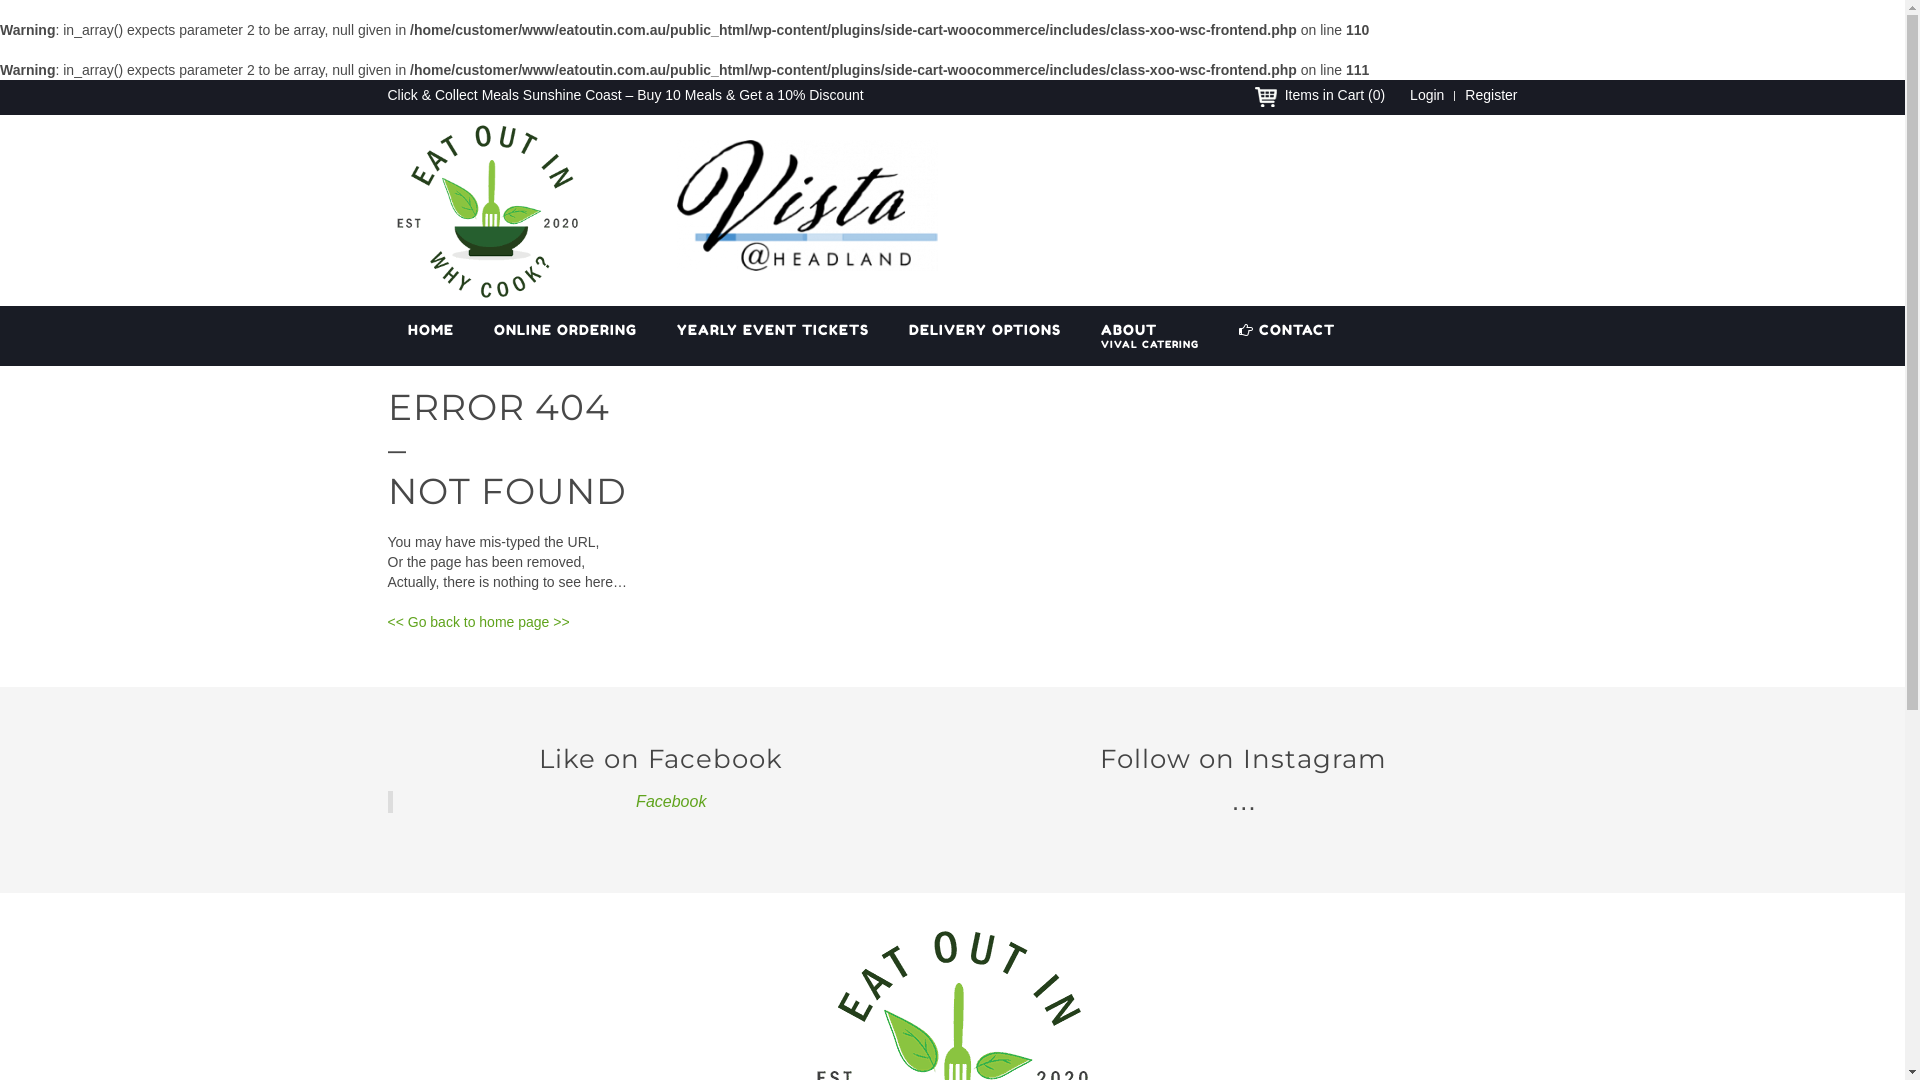 The height and width of the screenshot is (1080, 1920). Describe the element at coordinates (1425, 95) in the screenshot. I see `'Login'` at that location.